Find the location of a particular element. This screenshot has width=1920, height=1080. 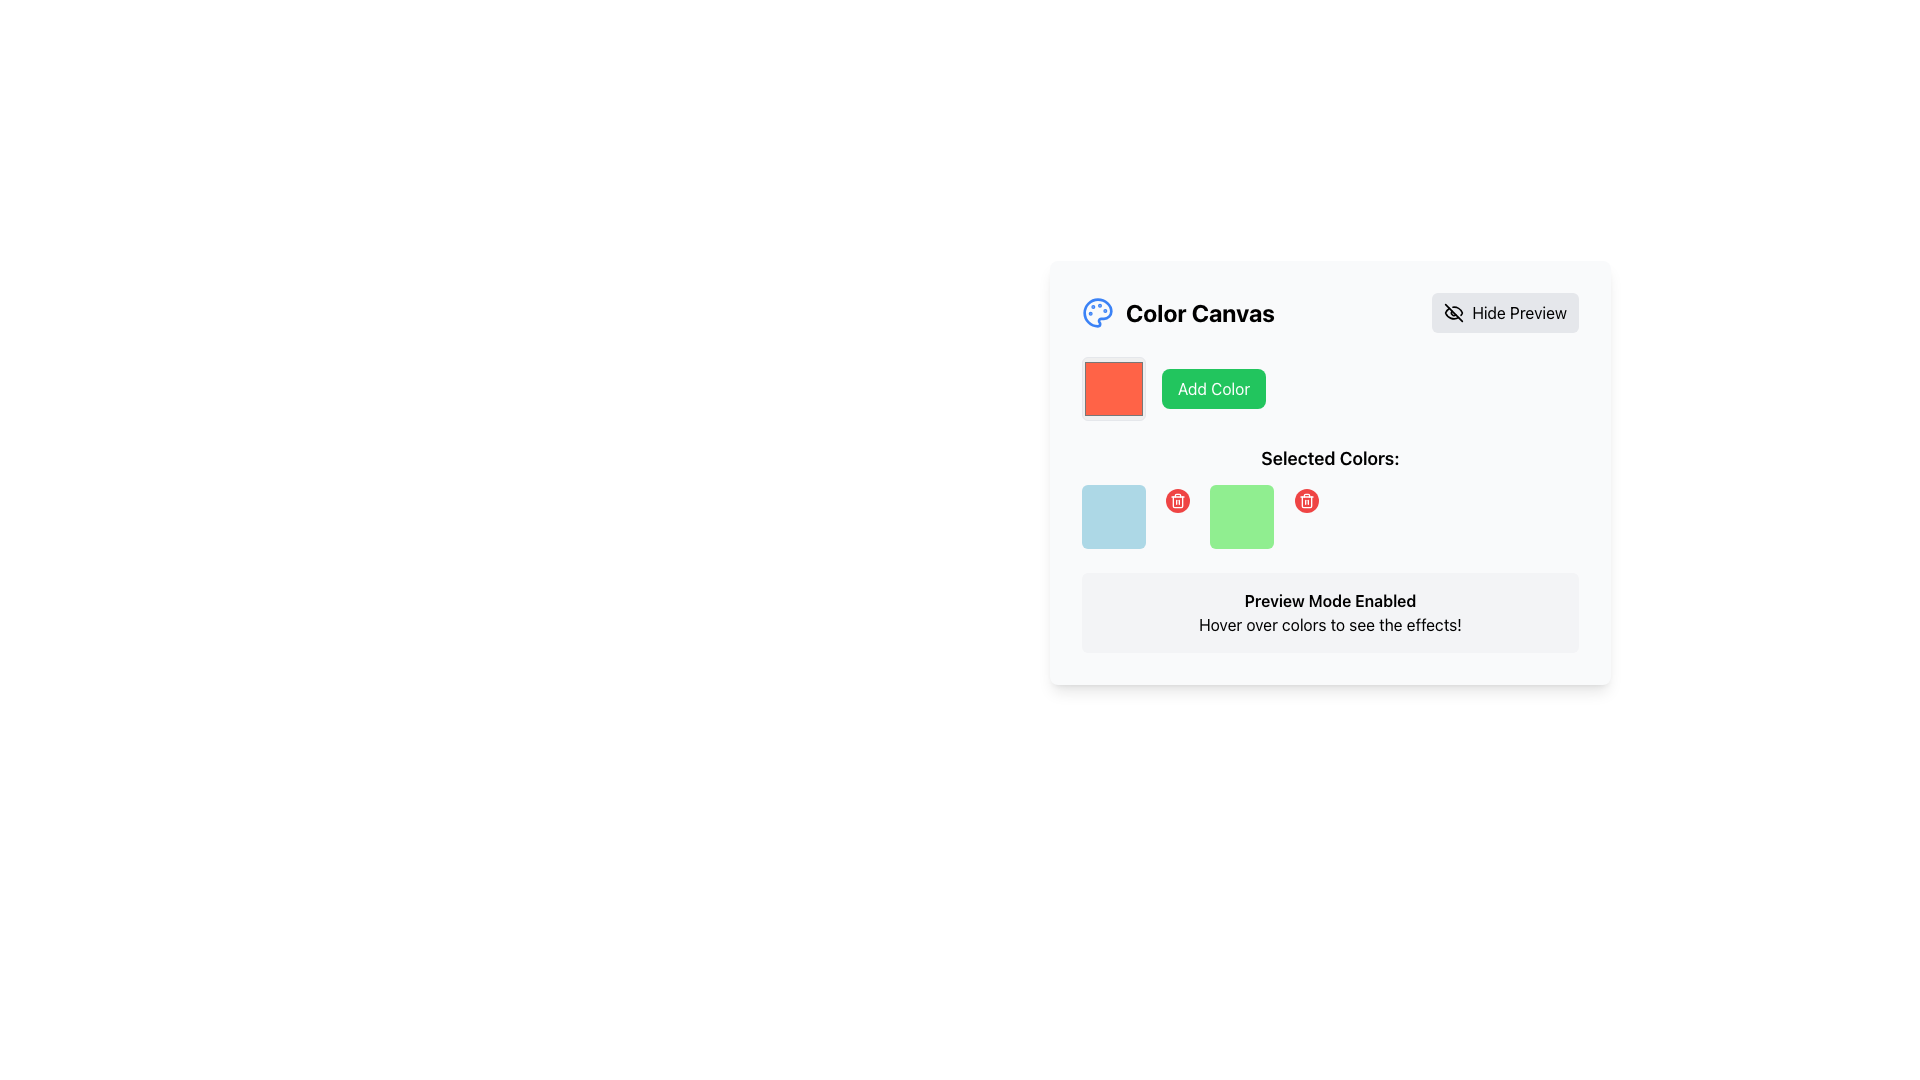

the color display block, which is the second item in the second row of the grid layout in the 'Selected Colors' section is located at coordinates (1265, 515).